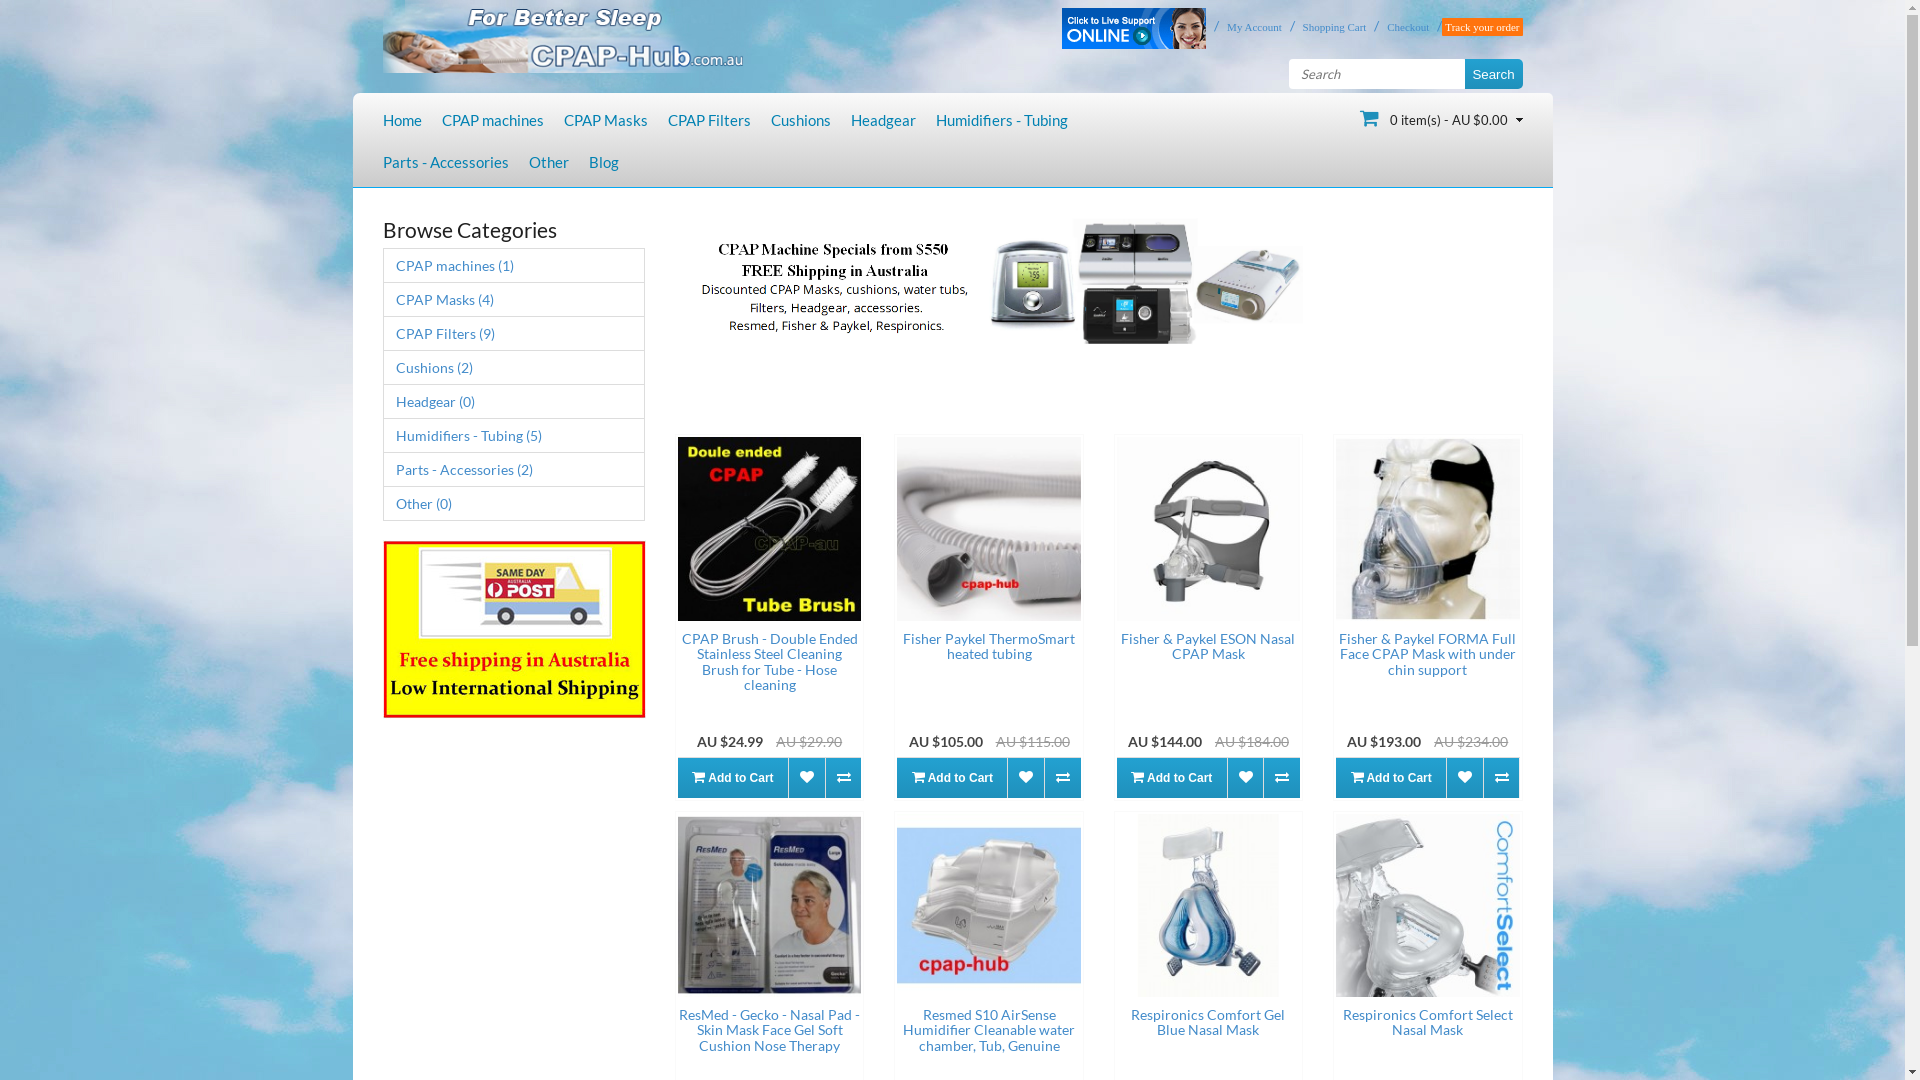 This screenshot has height=1080, width=1920. Describe the element at coordinates (602, 161) in the screenshot. I see `'Blog'` at that location.